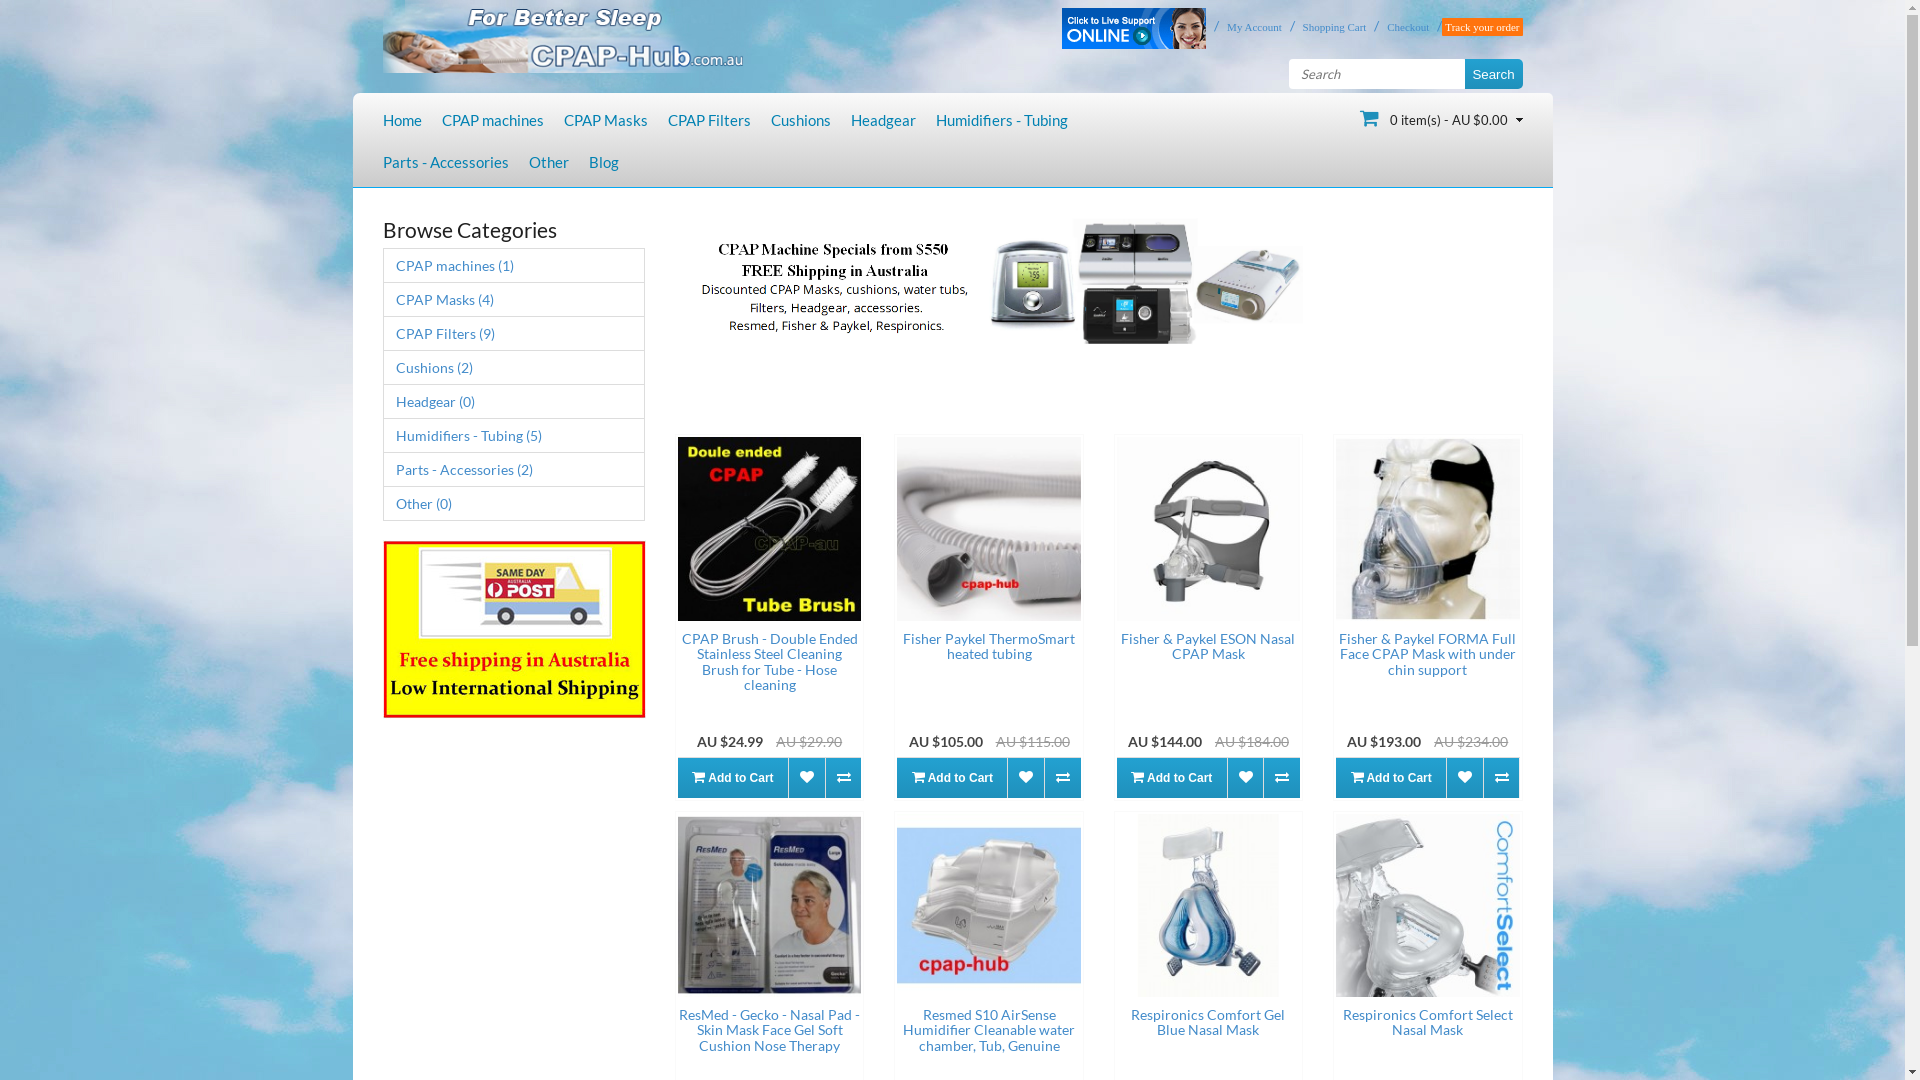 This screenshot has height=1080, width=1920. Describe the element at coordinates (602, 161) in the screenshot. I see `'Blog'` at that location.